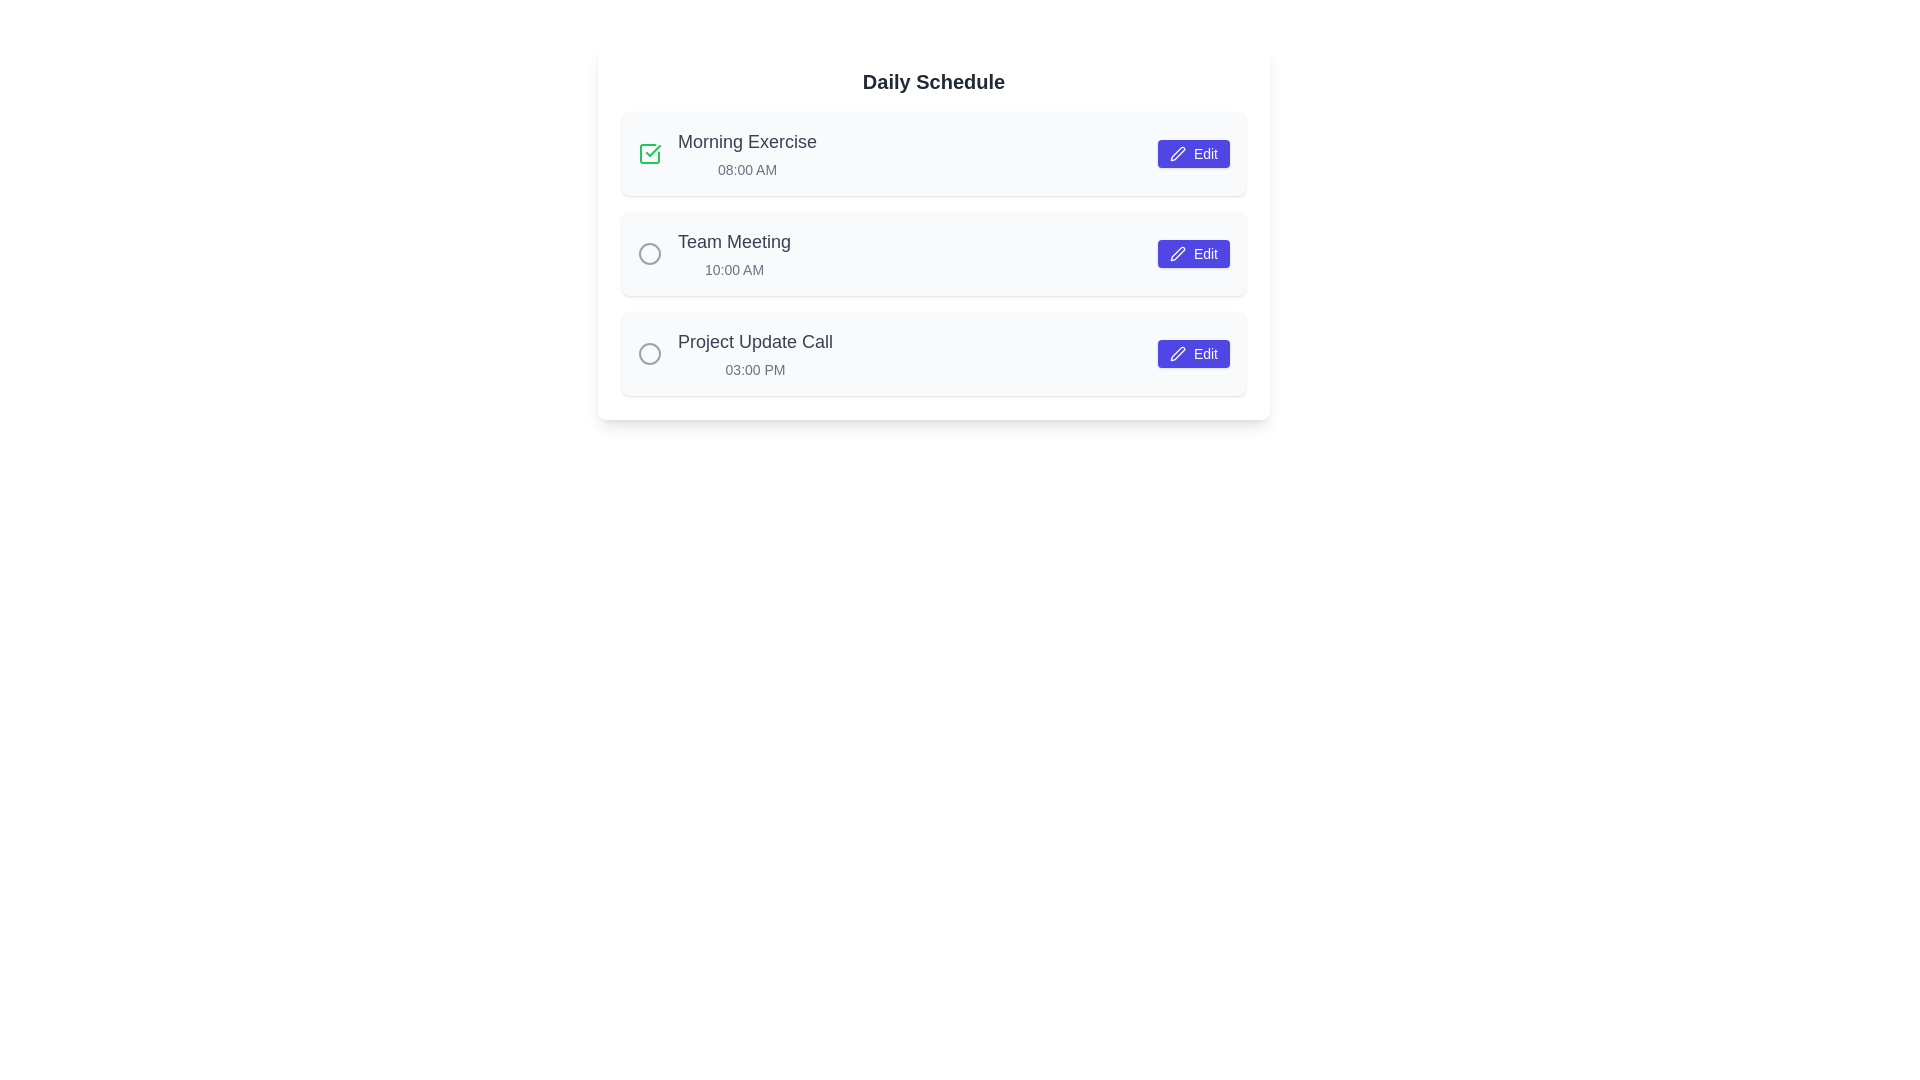 Image resolution: width=1920 pixels, height=1080 pixels. What do you see at coordinates (649, 353) in the screenshot?
I see `the circular status indicator for the 'Project Update Call' task` at bounding box center [649, 353].